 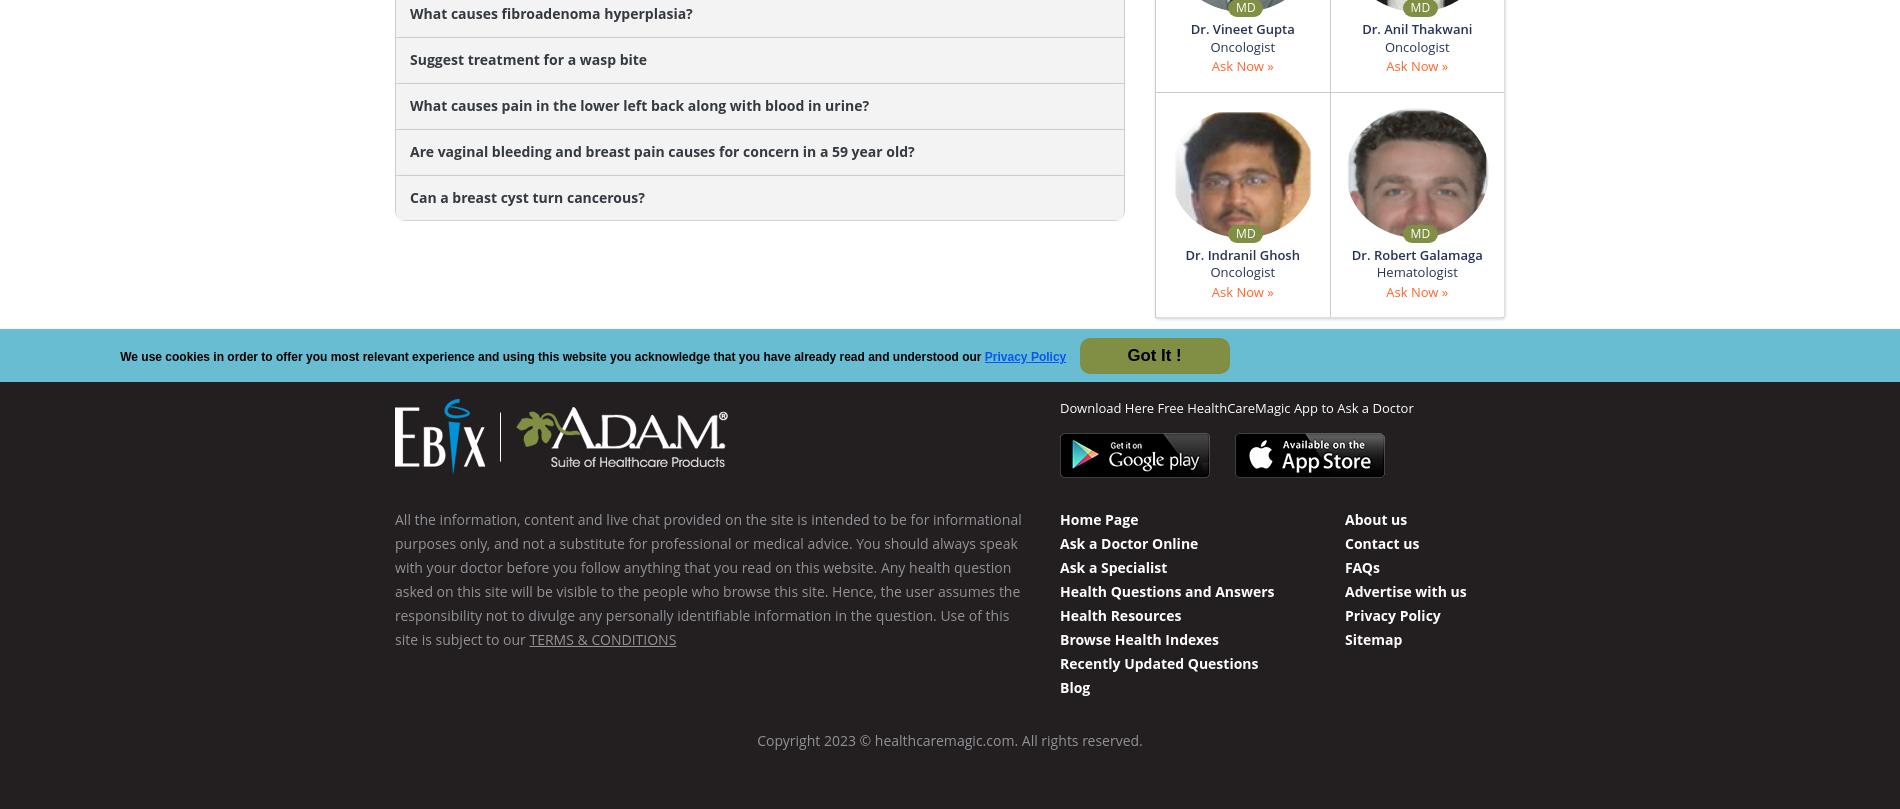 What do you see at coordinates (551, 357) in the screenshot?
I see `'We use cookies in order to offer you most relevant experience and using this website you acknowledge that you have already read and understood our'` at bounding box center [551, 357].